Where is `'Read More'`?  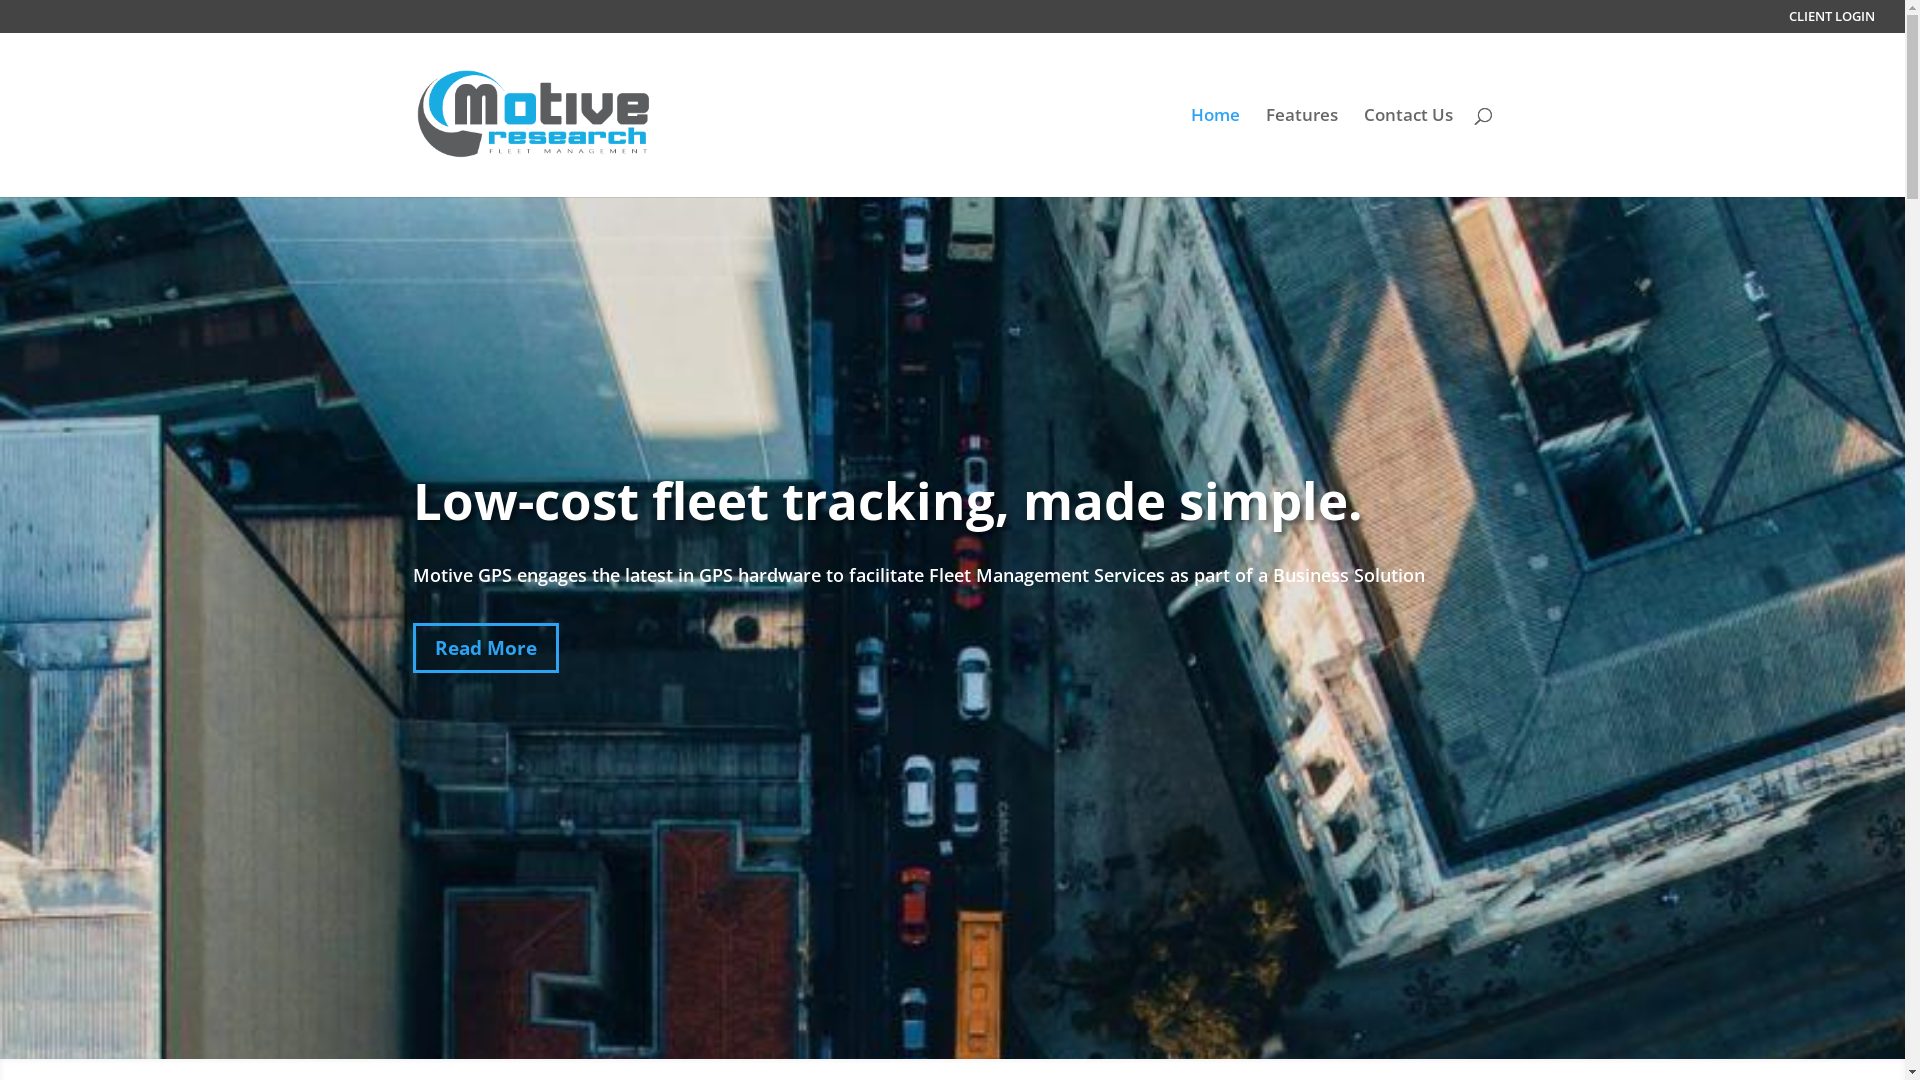 'Read More' is located at coordinates (411, 648).